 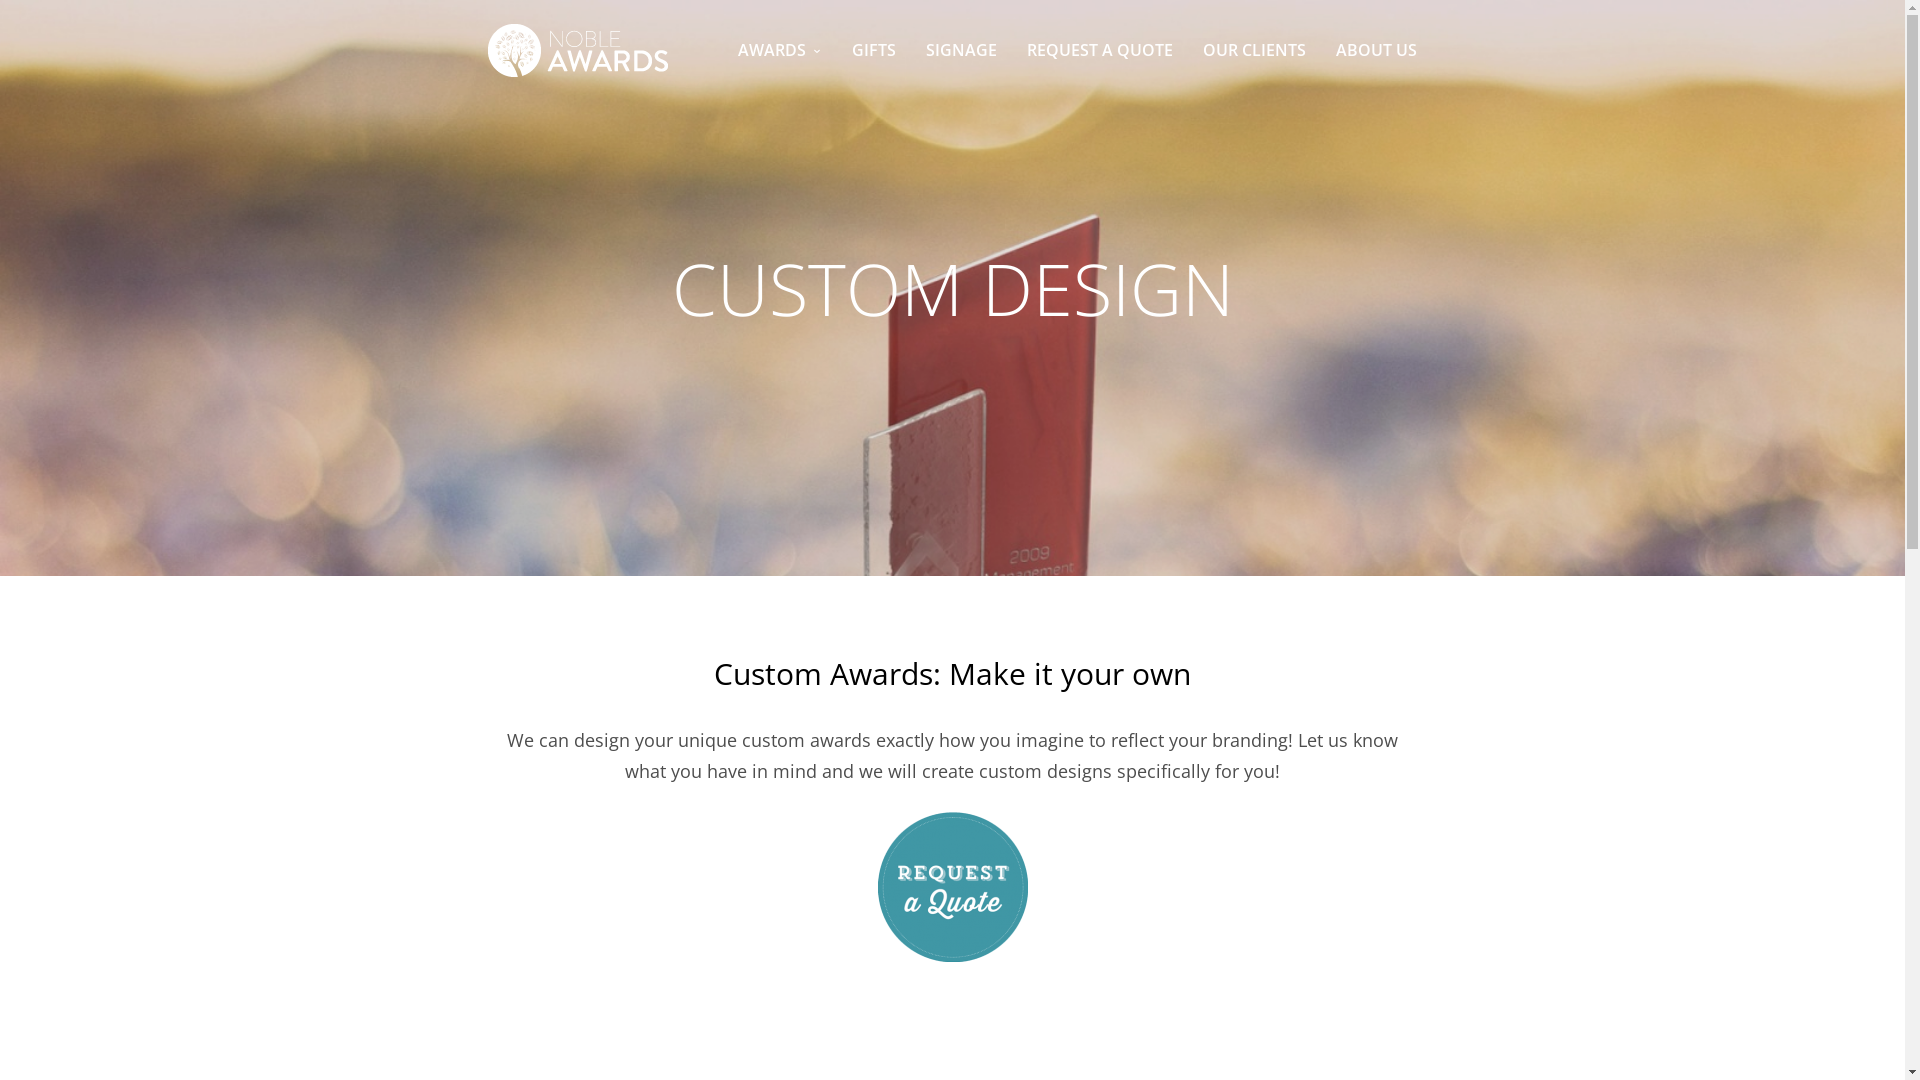 What do you see at coordinates (1253, 49) in the screenshot?
I see `'OUR CLIENTS'` at bounding box center [1253, 49].